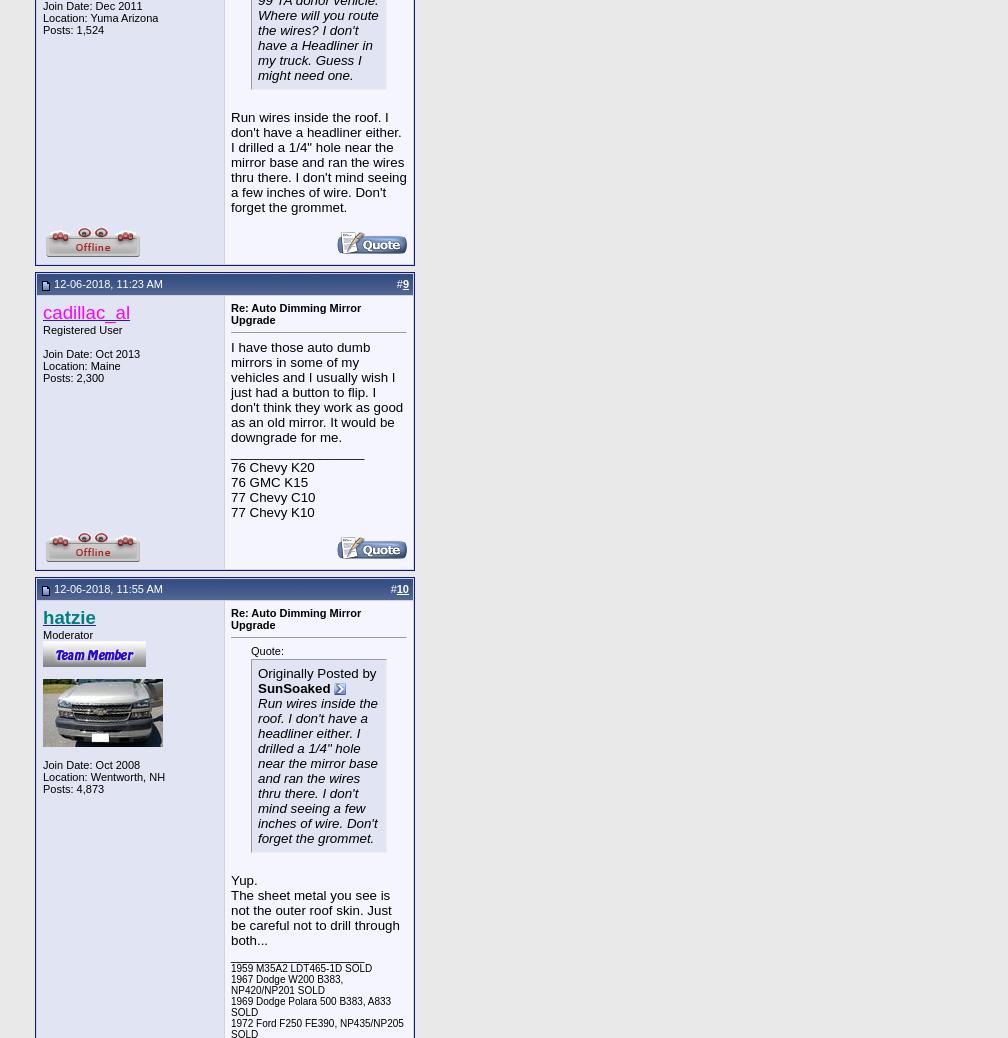 The image size is (1008, 1038). I want to click on '76 Chevy K20', so click(272, 467).